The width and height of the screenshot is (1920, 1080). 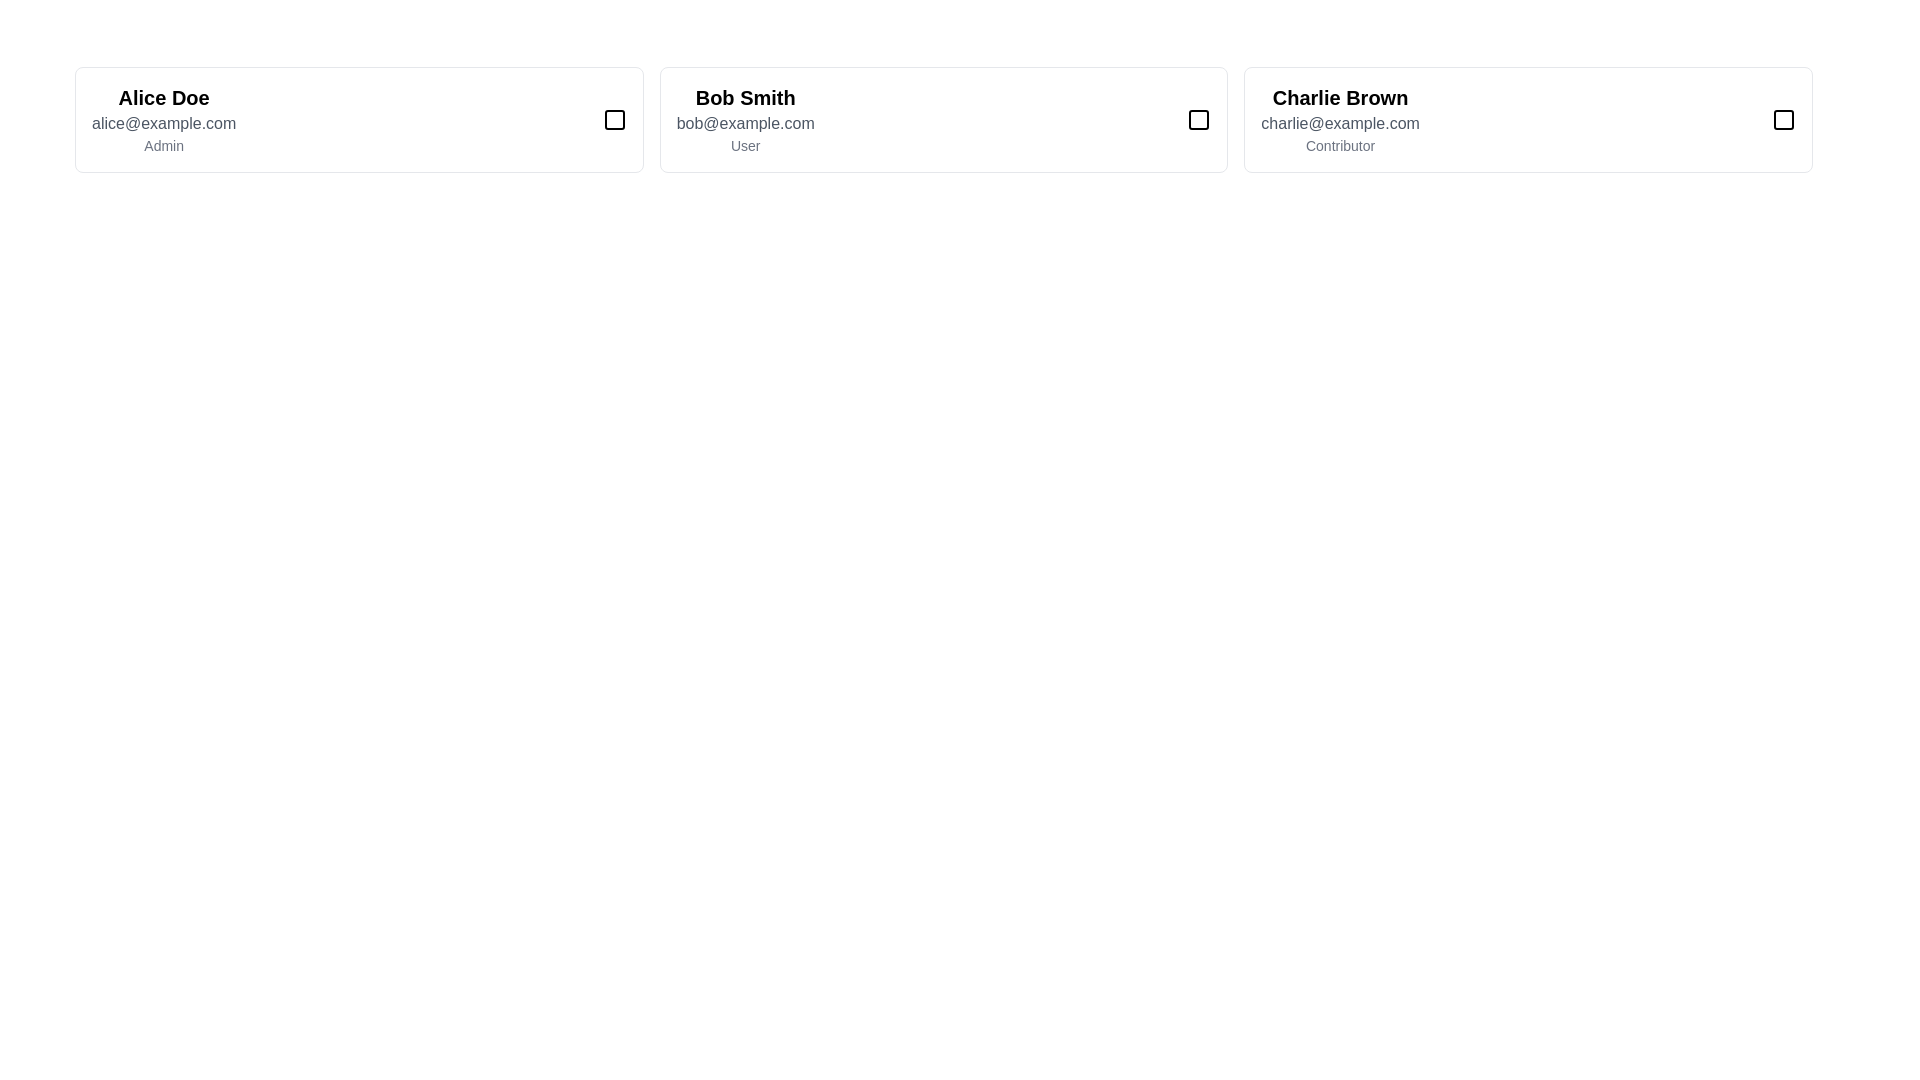 I want to click on the interactive checkbox or button for selecting the user associated with the card 'Charlie Brown', located at the top-right corner of the rightmost user card, so click(x=1784, y=119).